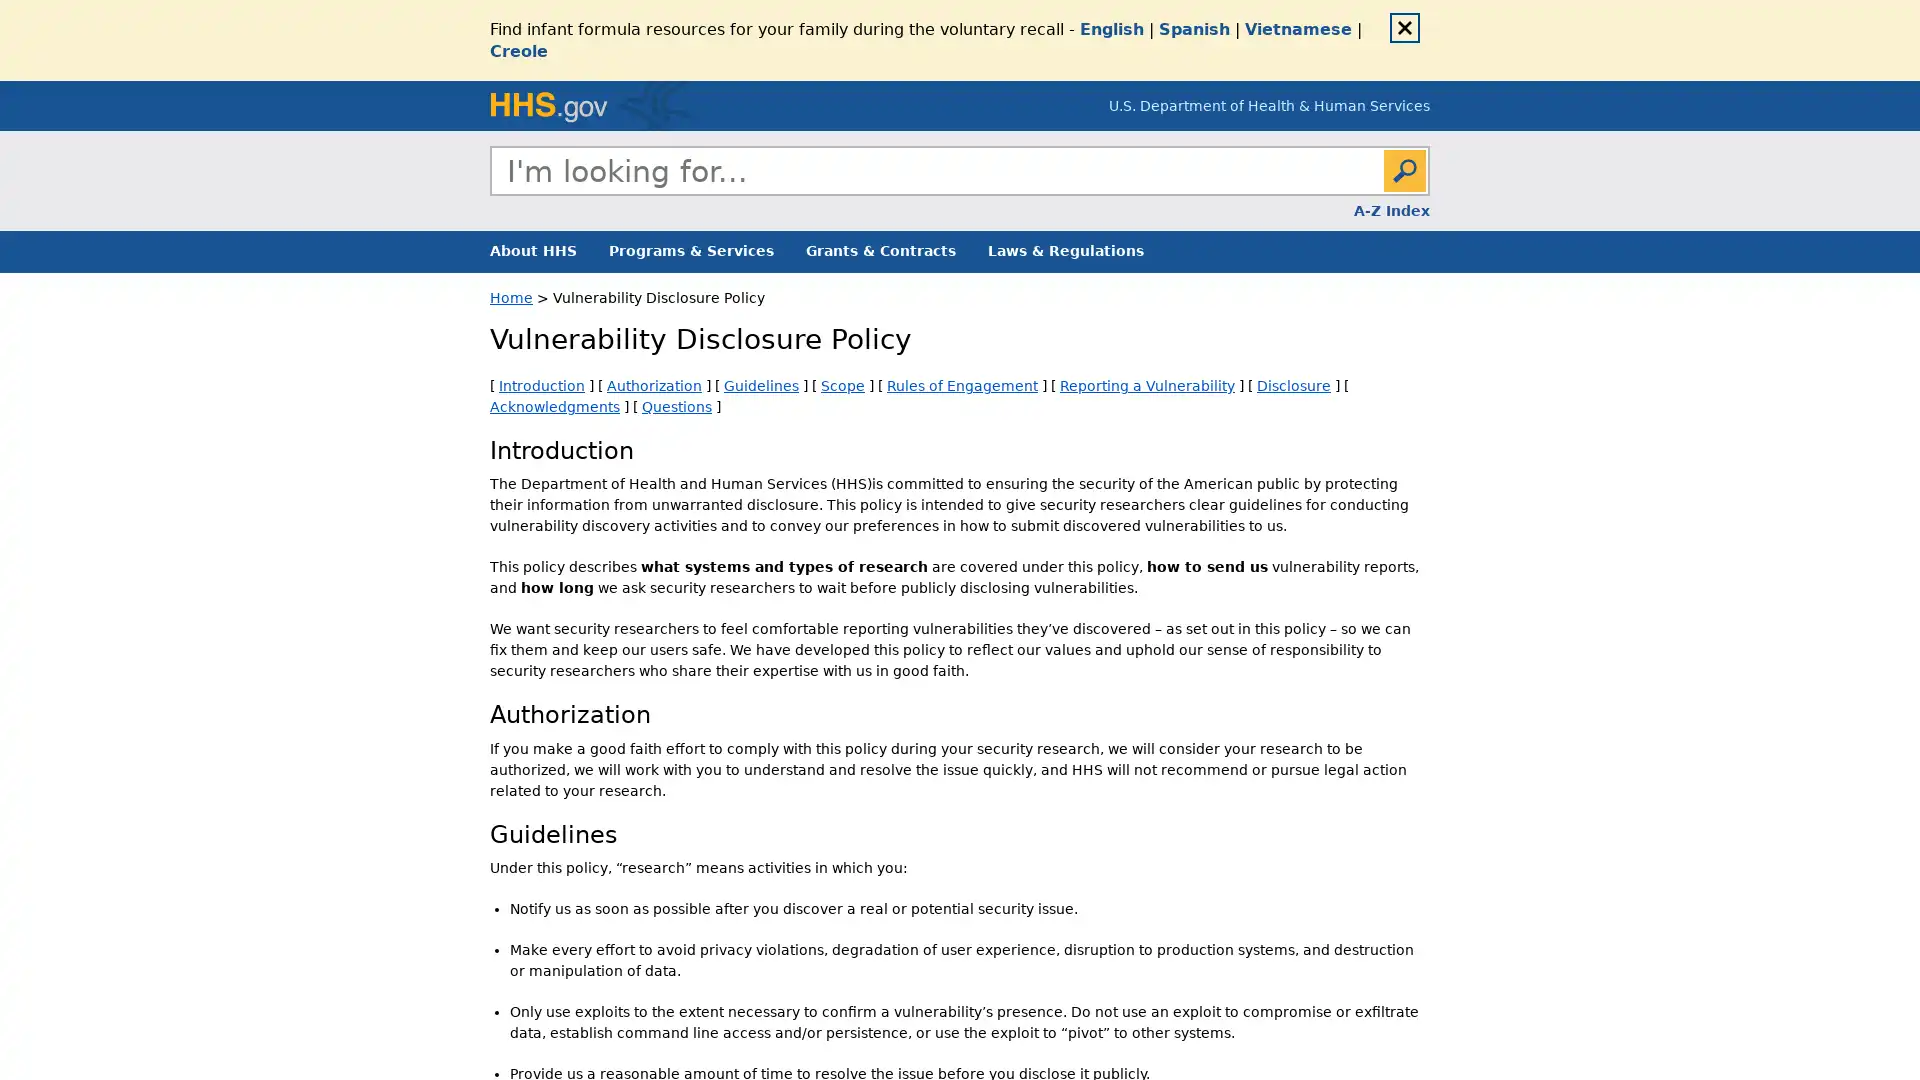  Describe the element at coordinates (1404, 169) in the screenshot. I see `Search` at that location.